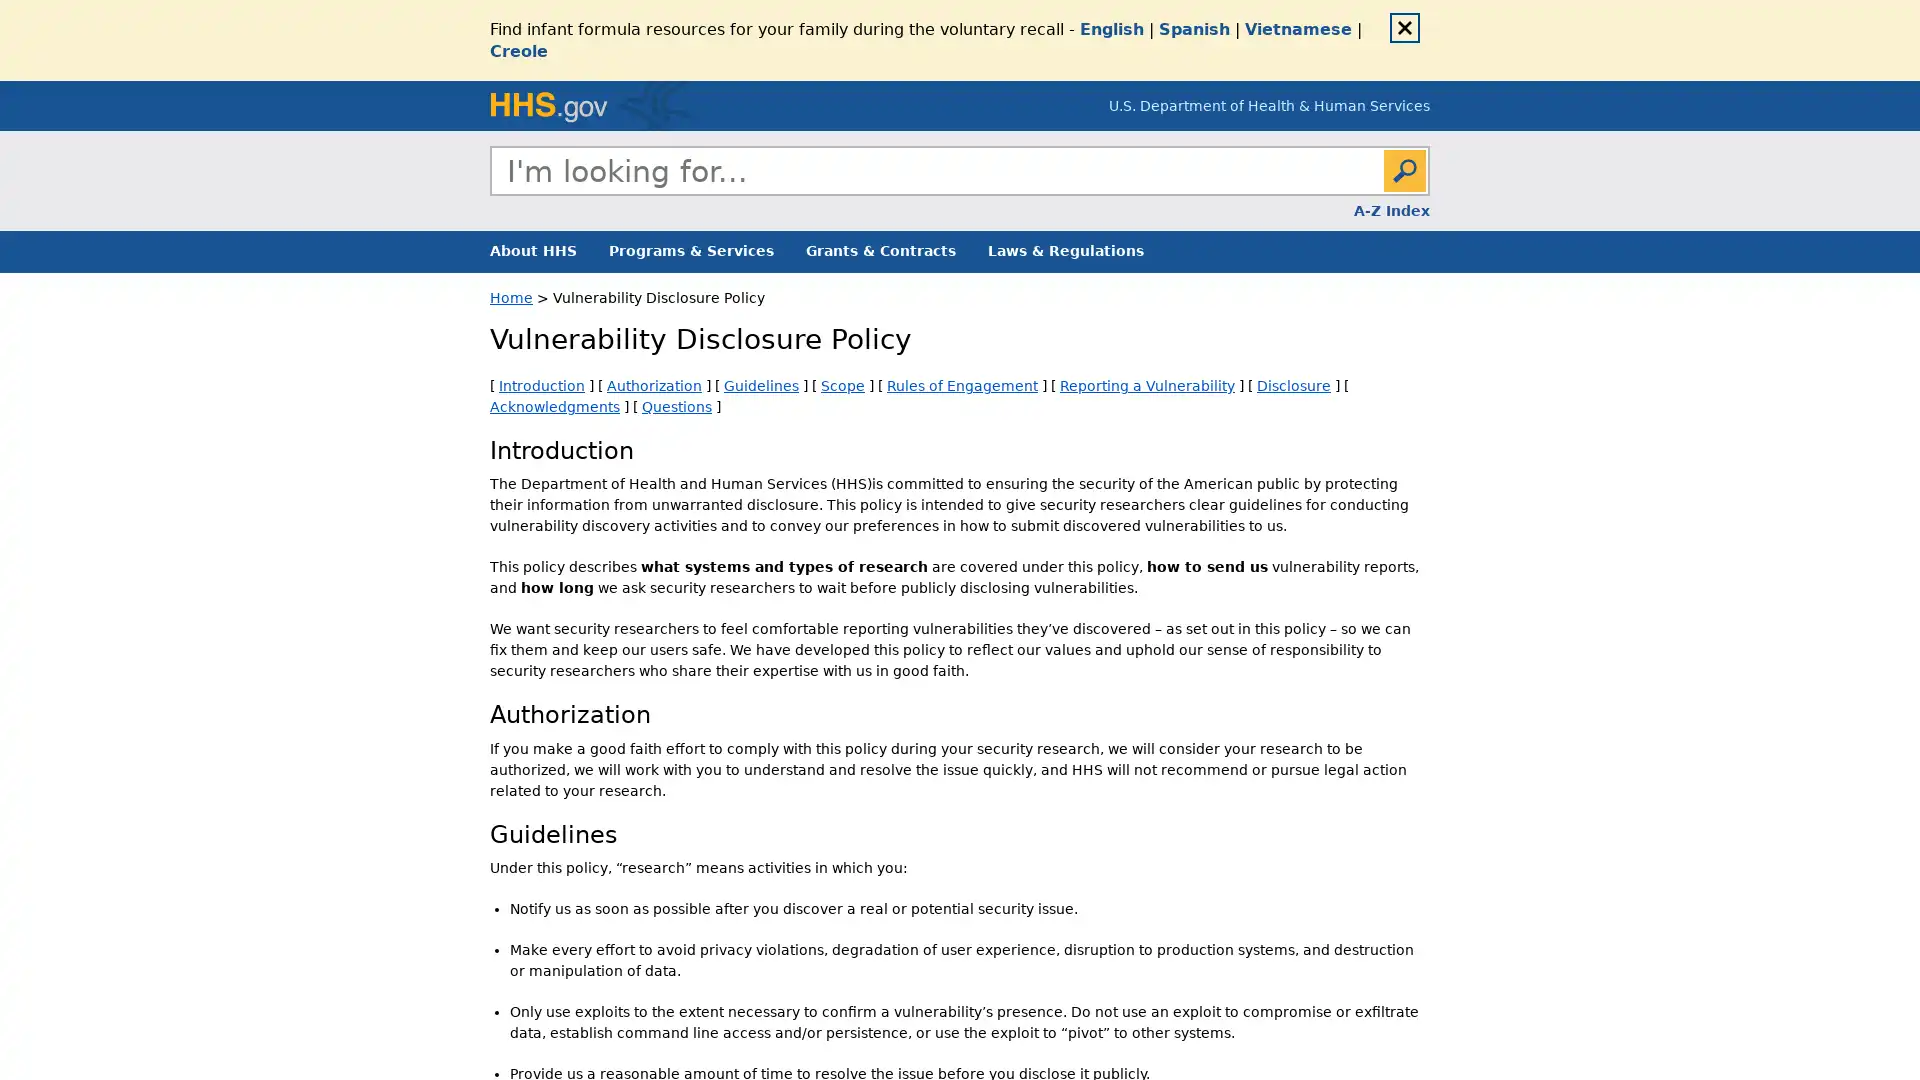  Describe the element at coordinates (1404, 169) in the screenshot. I see `Search` at that location.